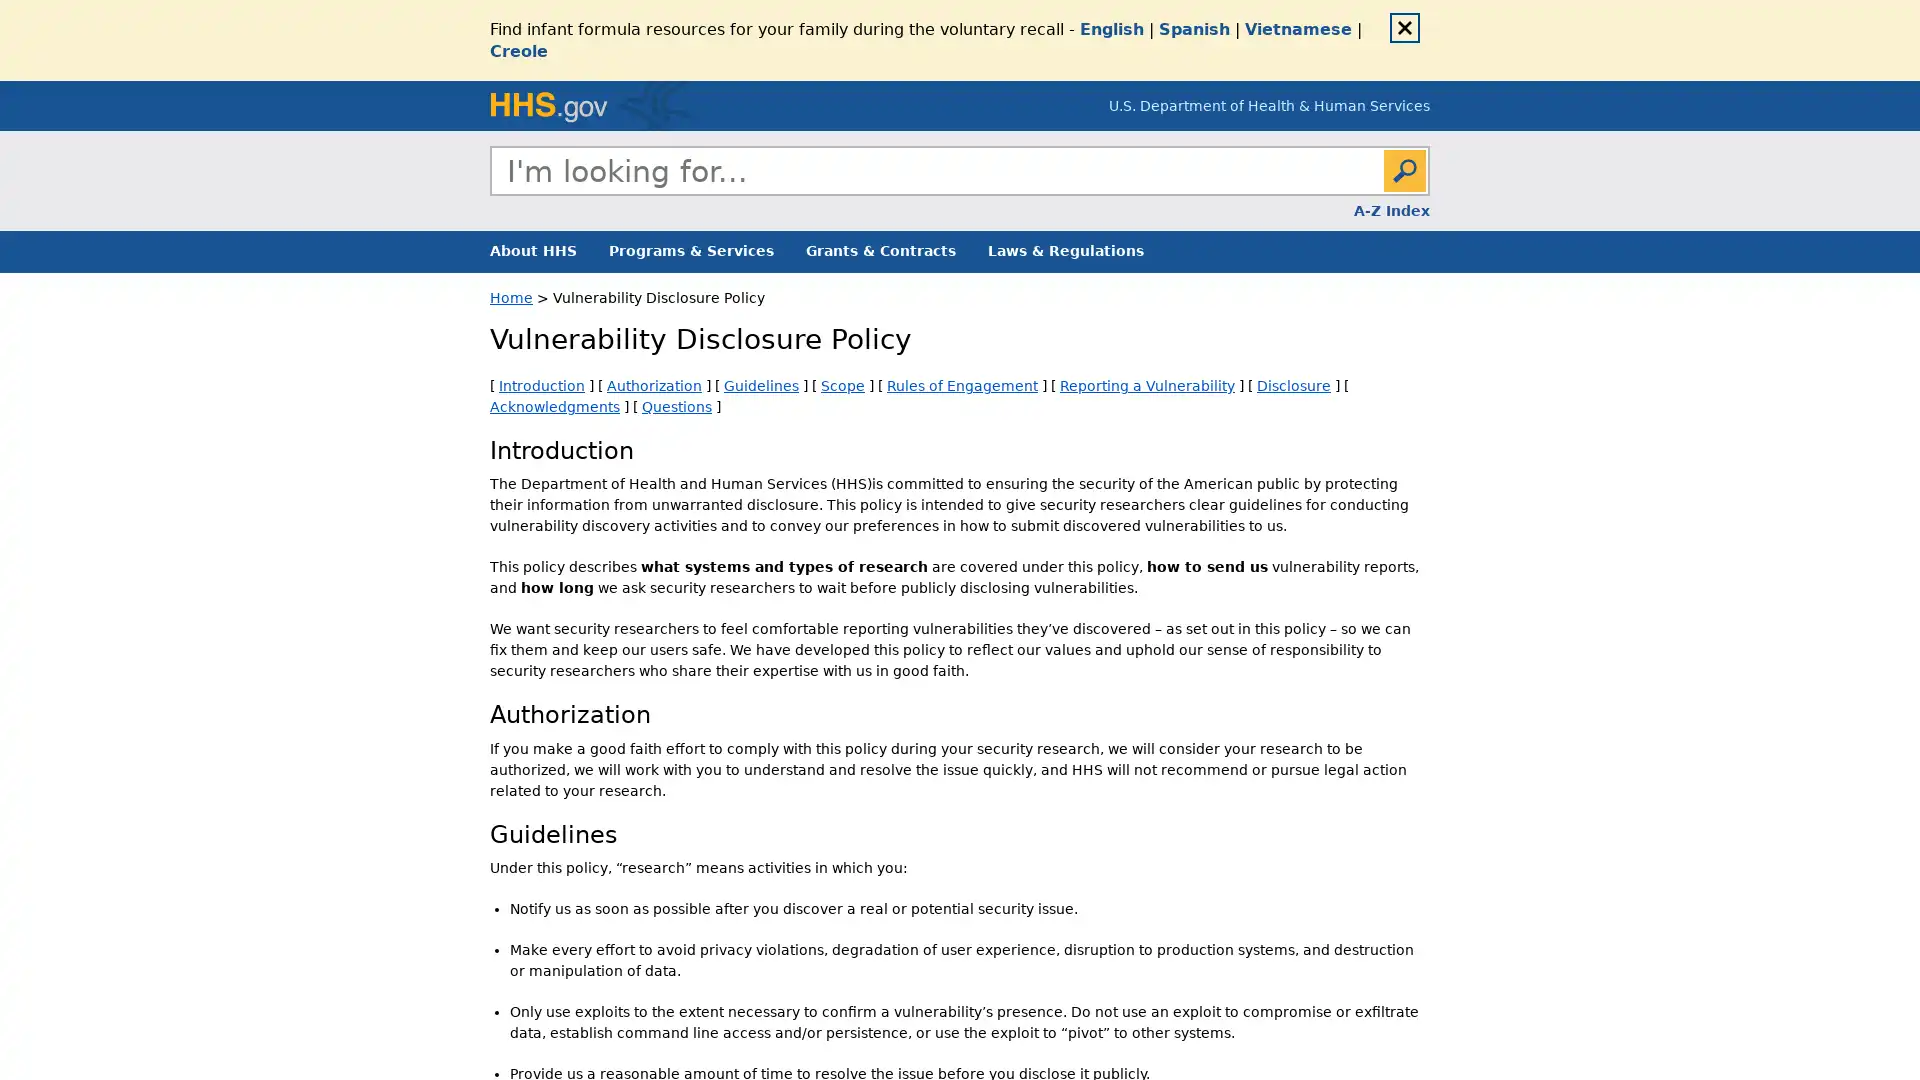  Describe the element at coordinates (1404, 169) in the screenshot. I see `Search` at that location.